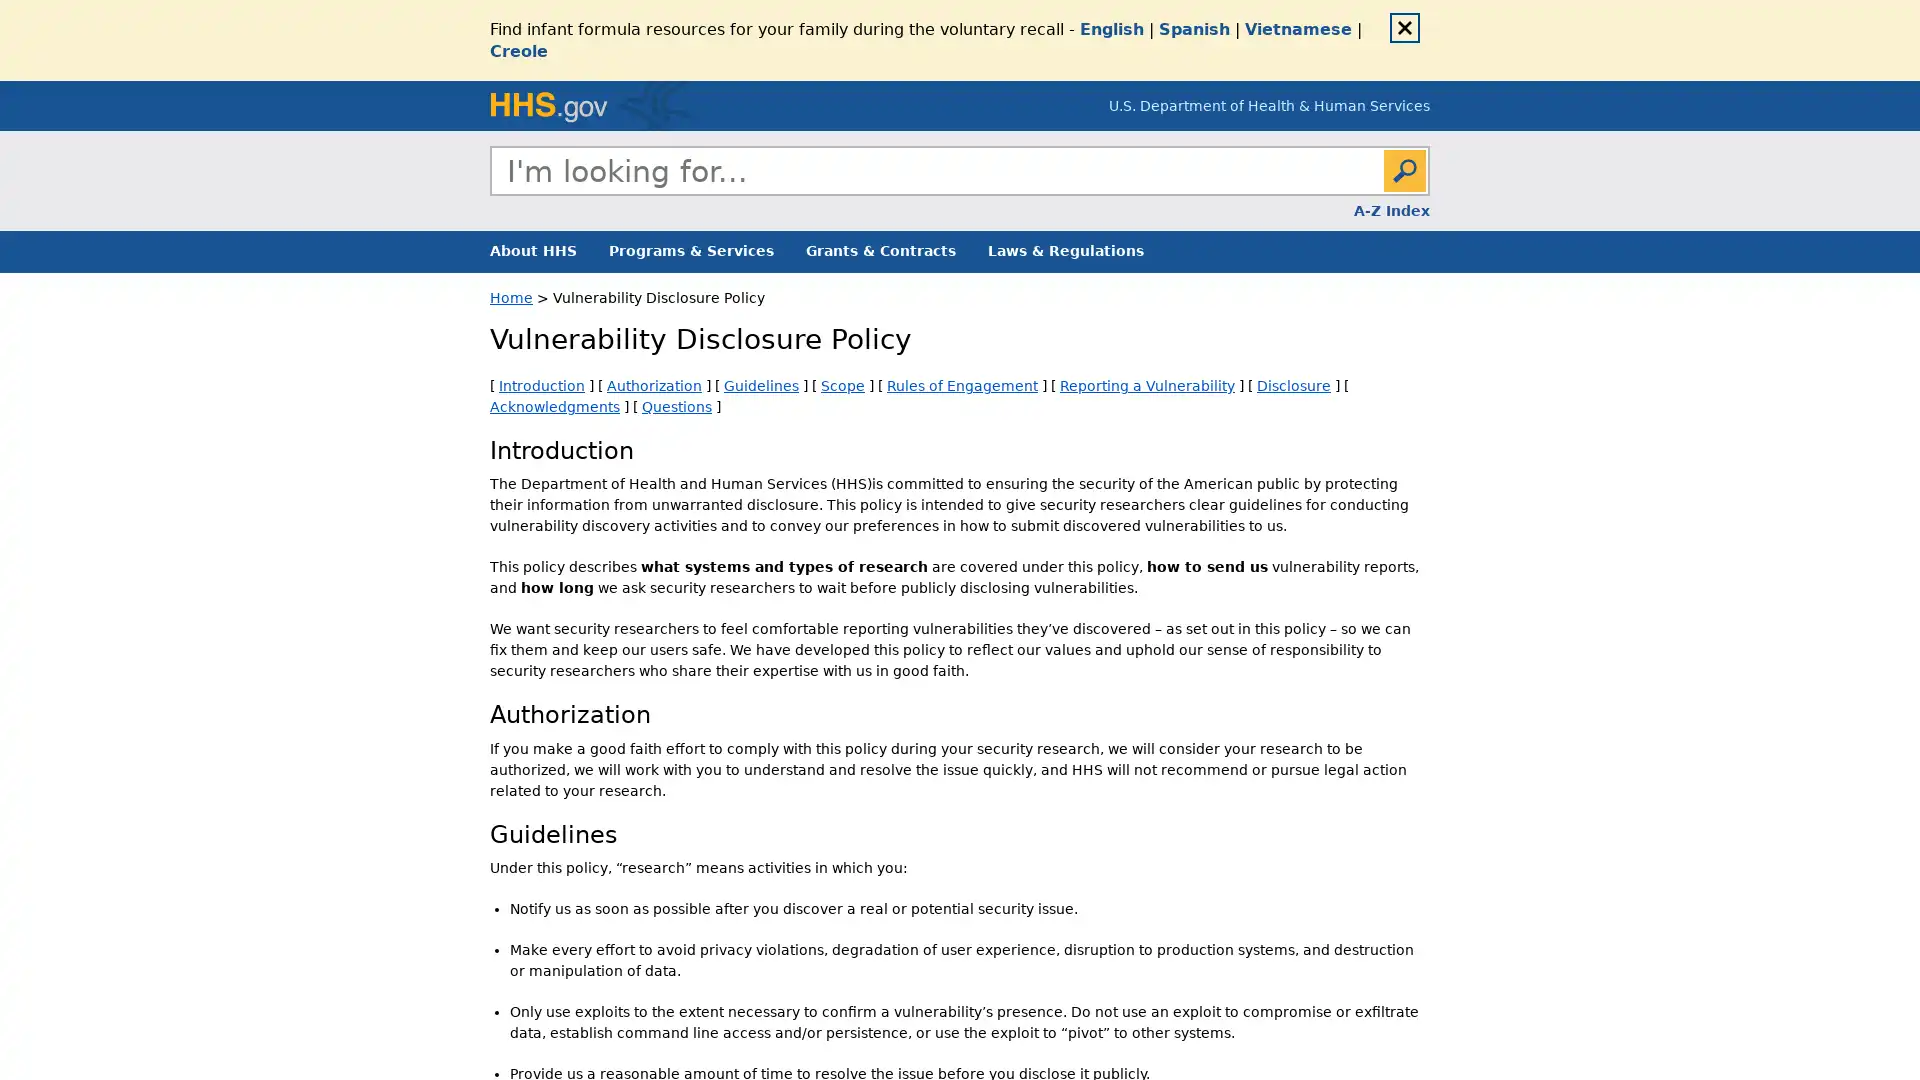  Describe the element at coordinates (1404, 169) in the screenshot. I see `Search` at that location.